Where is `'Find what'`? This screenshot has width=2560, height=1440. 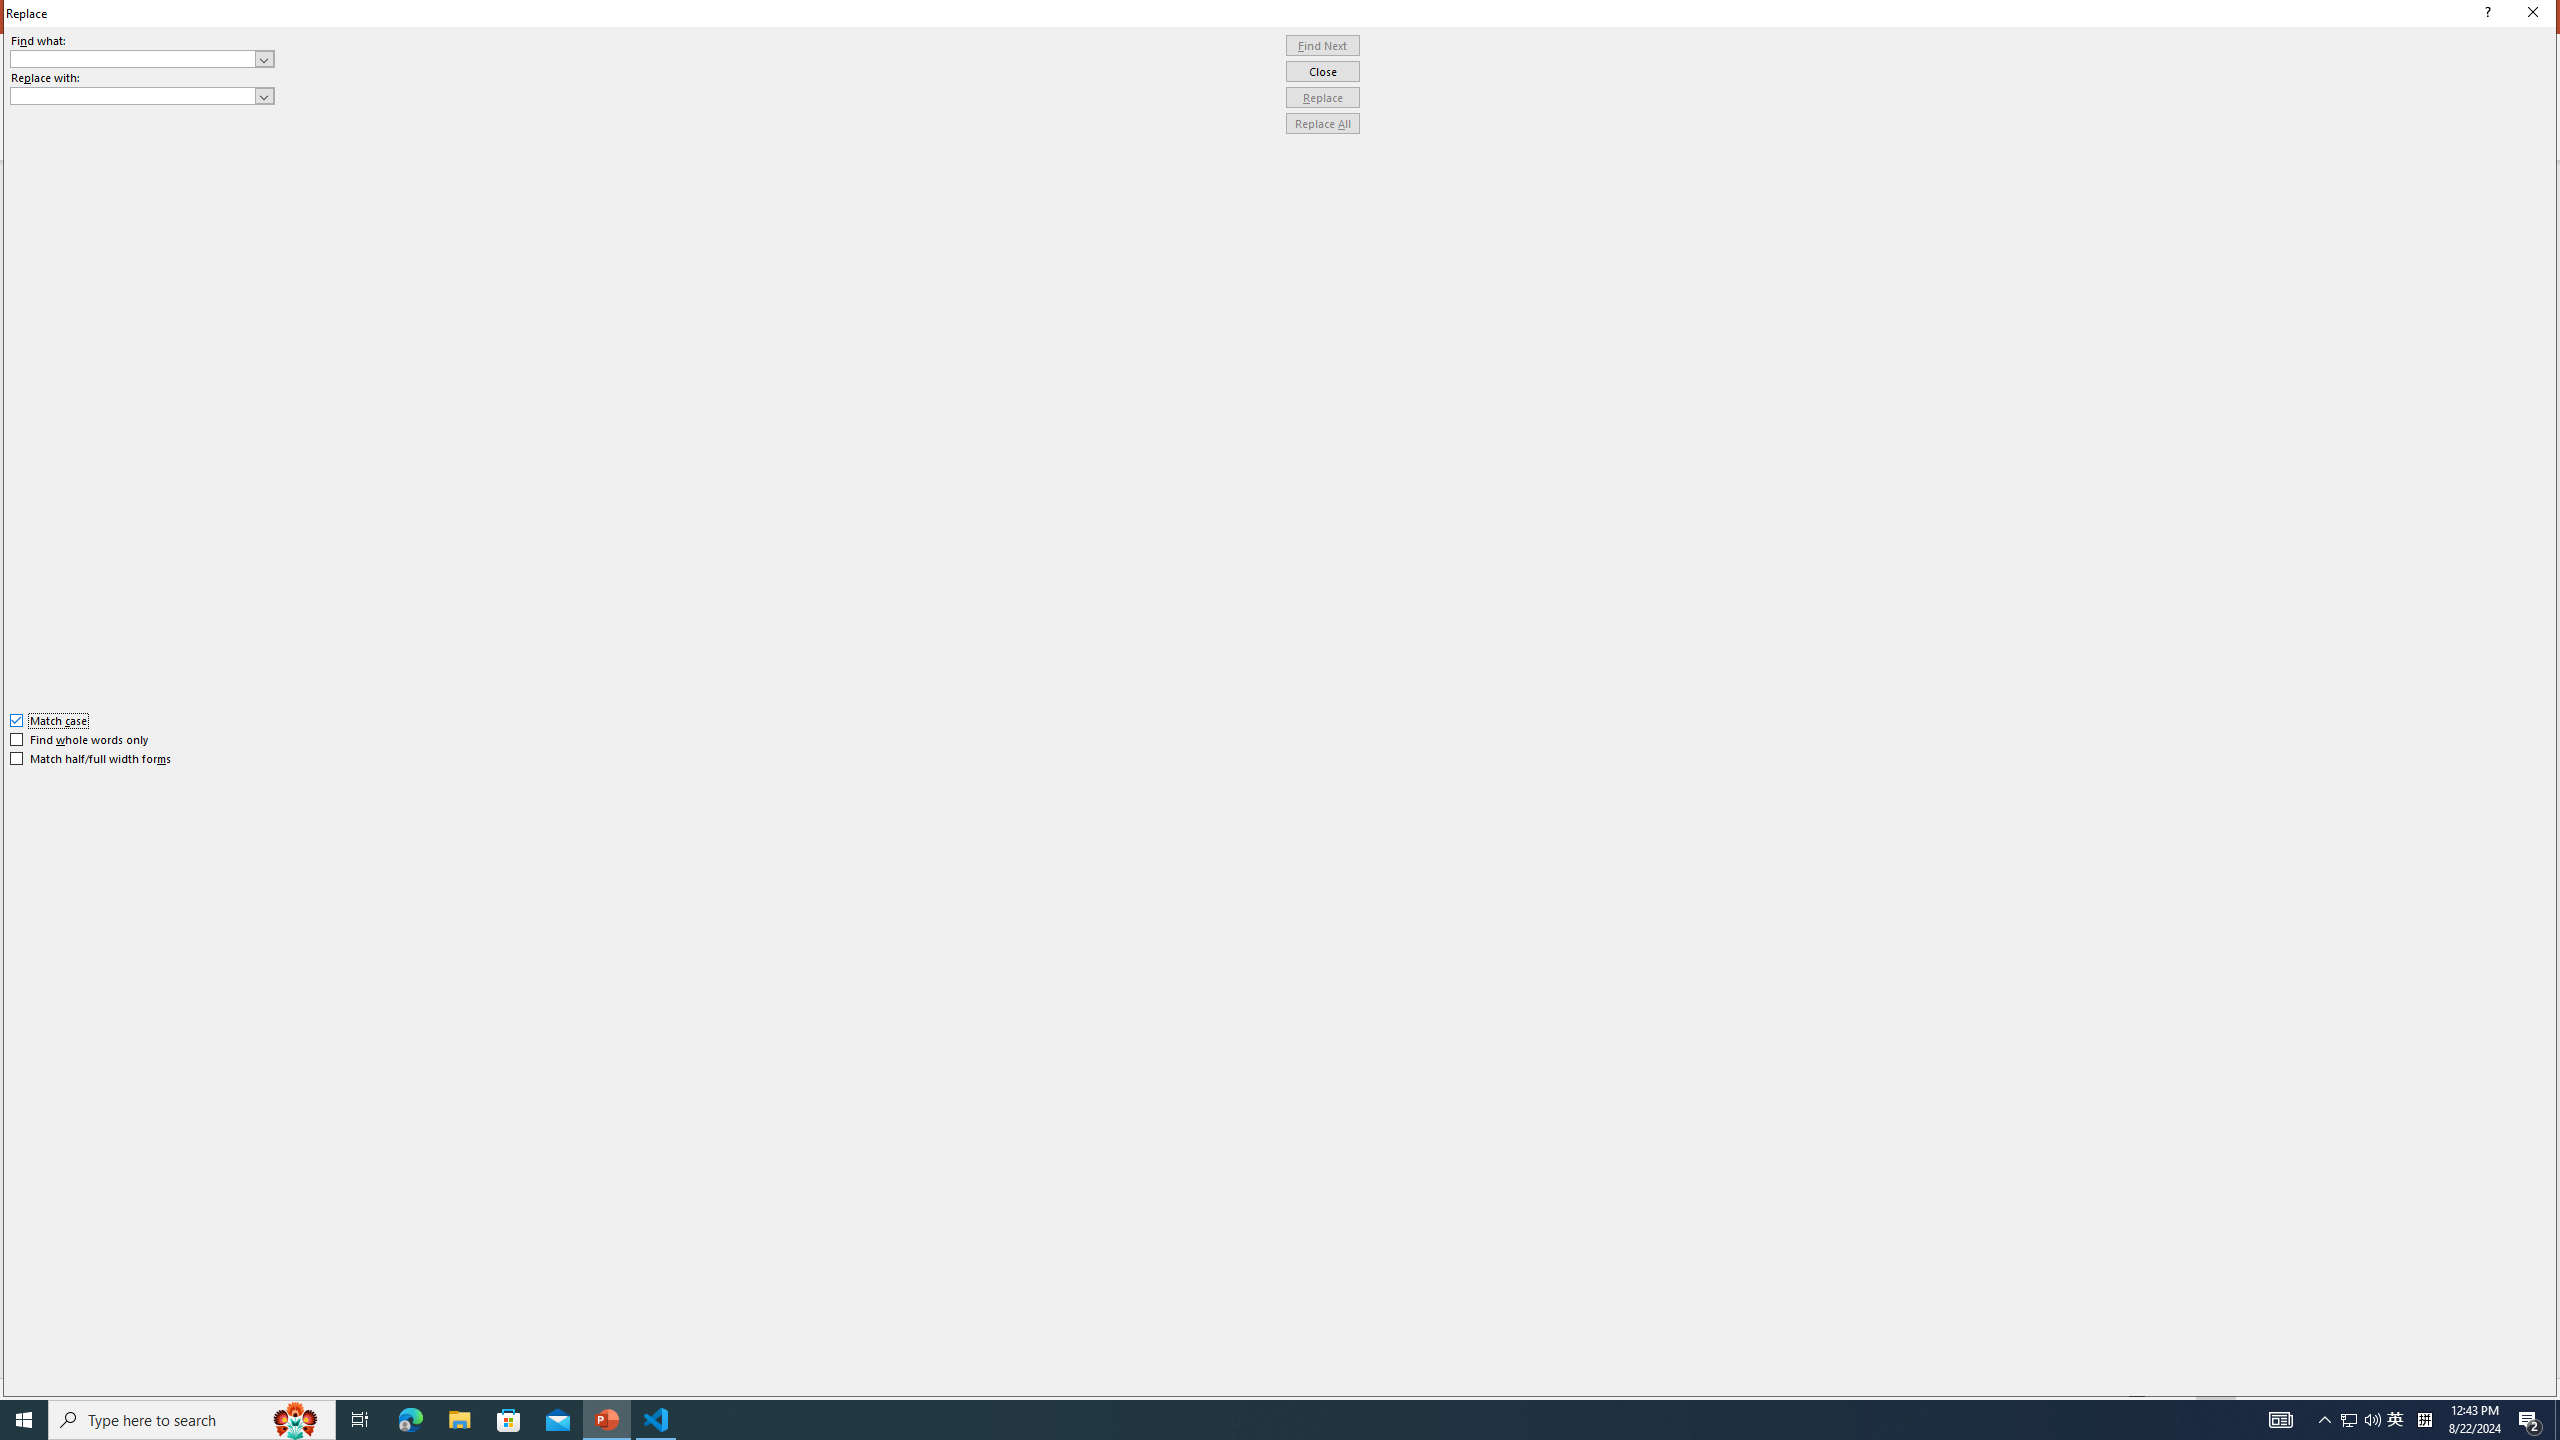 'Find what' is located at coordinates (142, 58).